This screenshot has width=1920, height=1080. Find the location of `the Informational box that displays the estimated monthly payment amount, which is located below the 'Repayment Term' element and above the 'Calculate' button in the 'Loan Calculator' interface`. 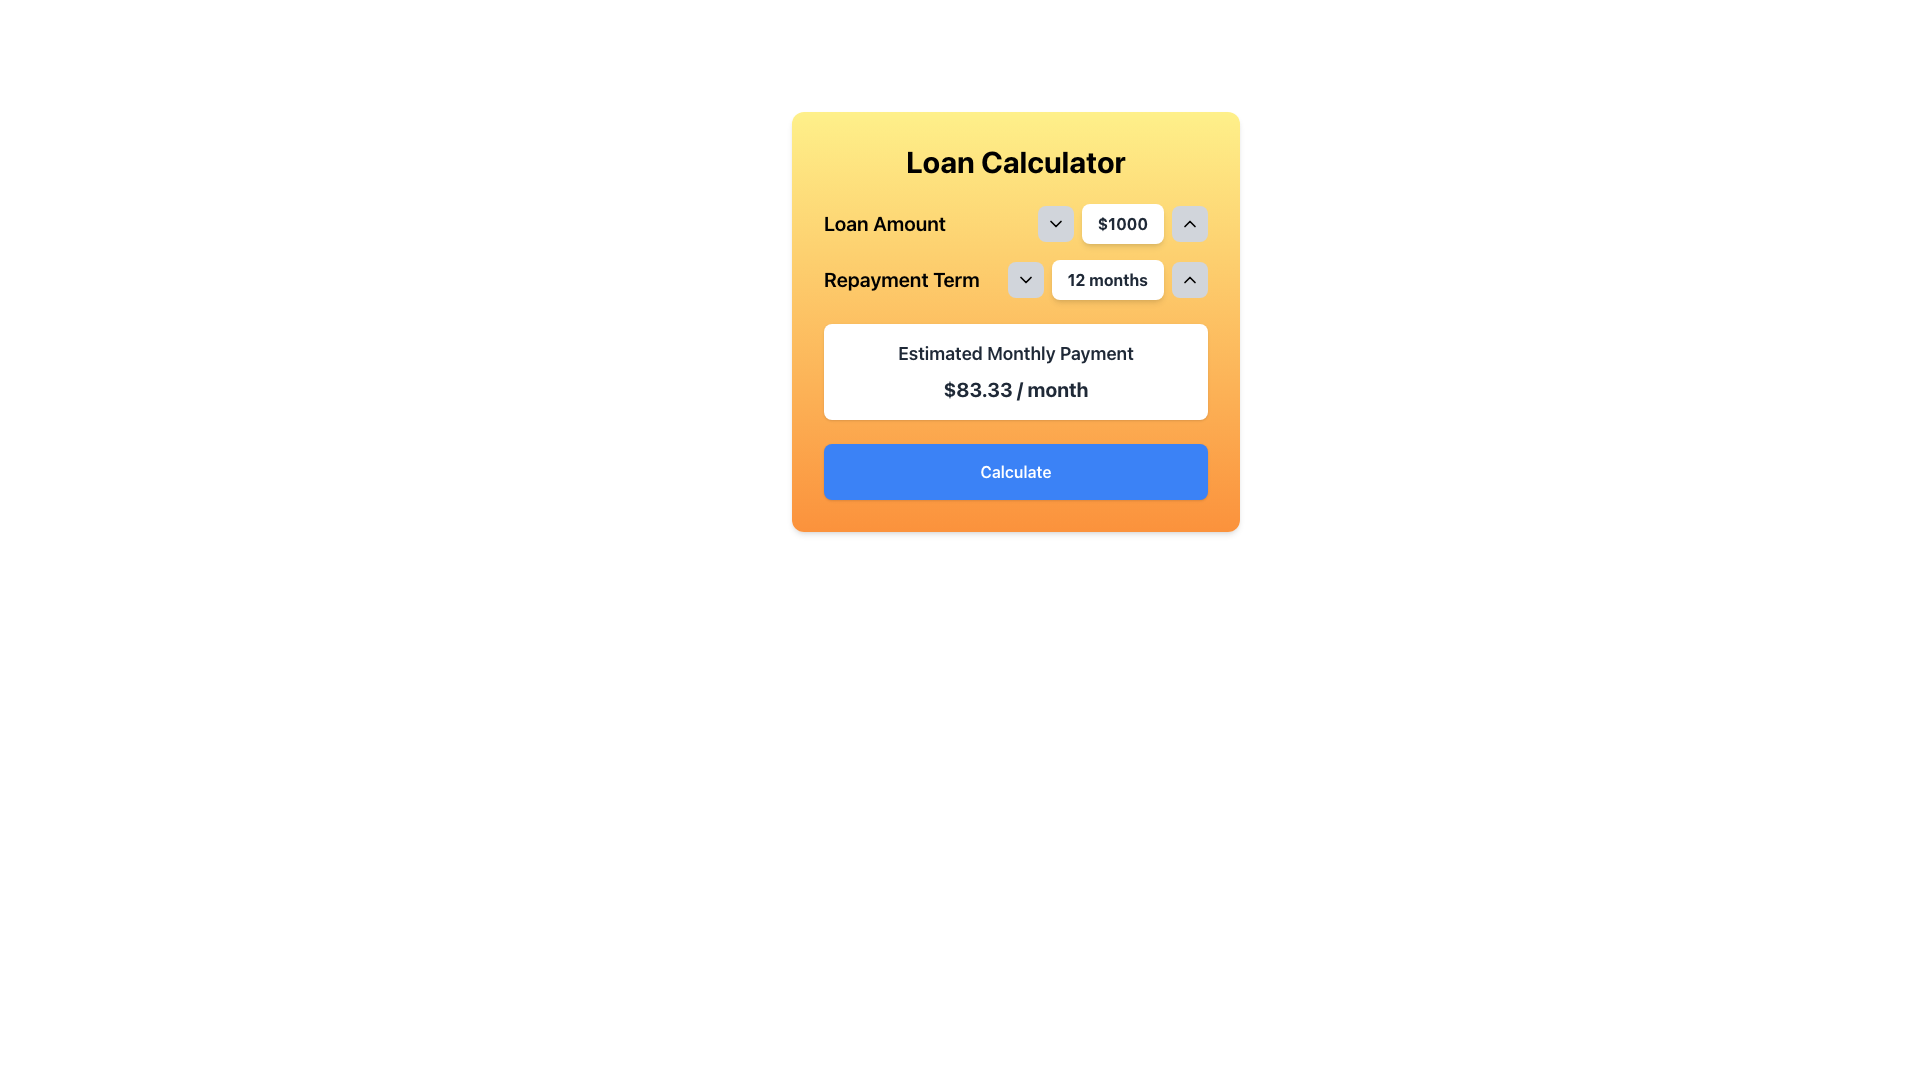

the Informational box that displays the estimated monthly payment amount, which is located below the 'Repayment Term' element and above the 'Calculate' button in the 'Loan Calculator' interface is located at coordinates (1016, 371).